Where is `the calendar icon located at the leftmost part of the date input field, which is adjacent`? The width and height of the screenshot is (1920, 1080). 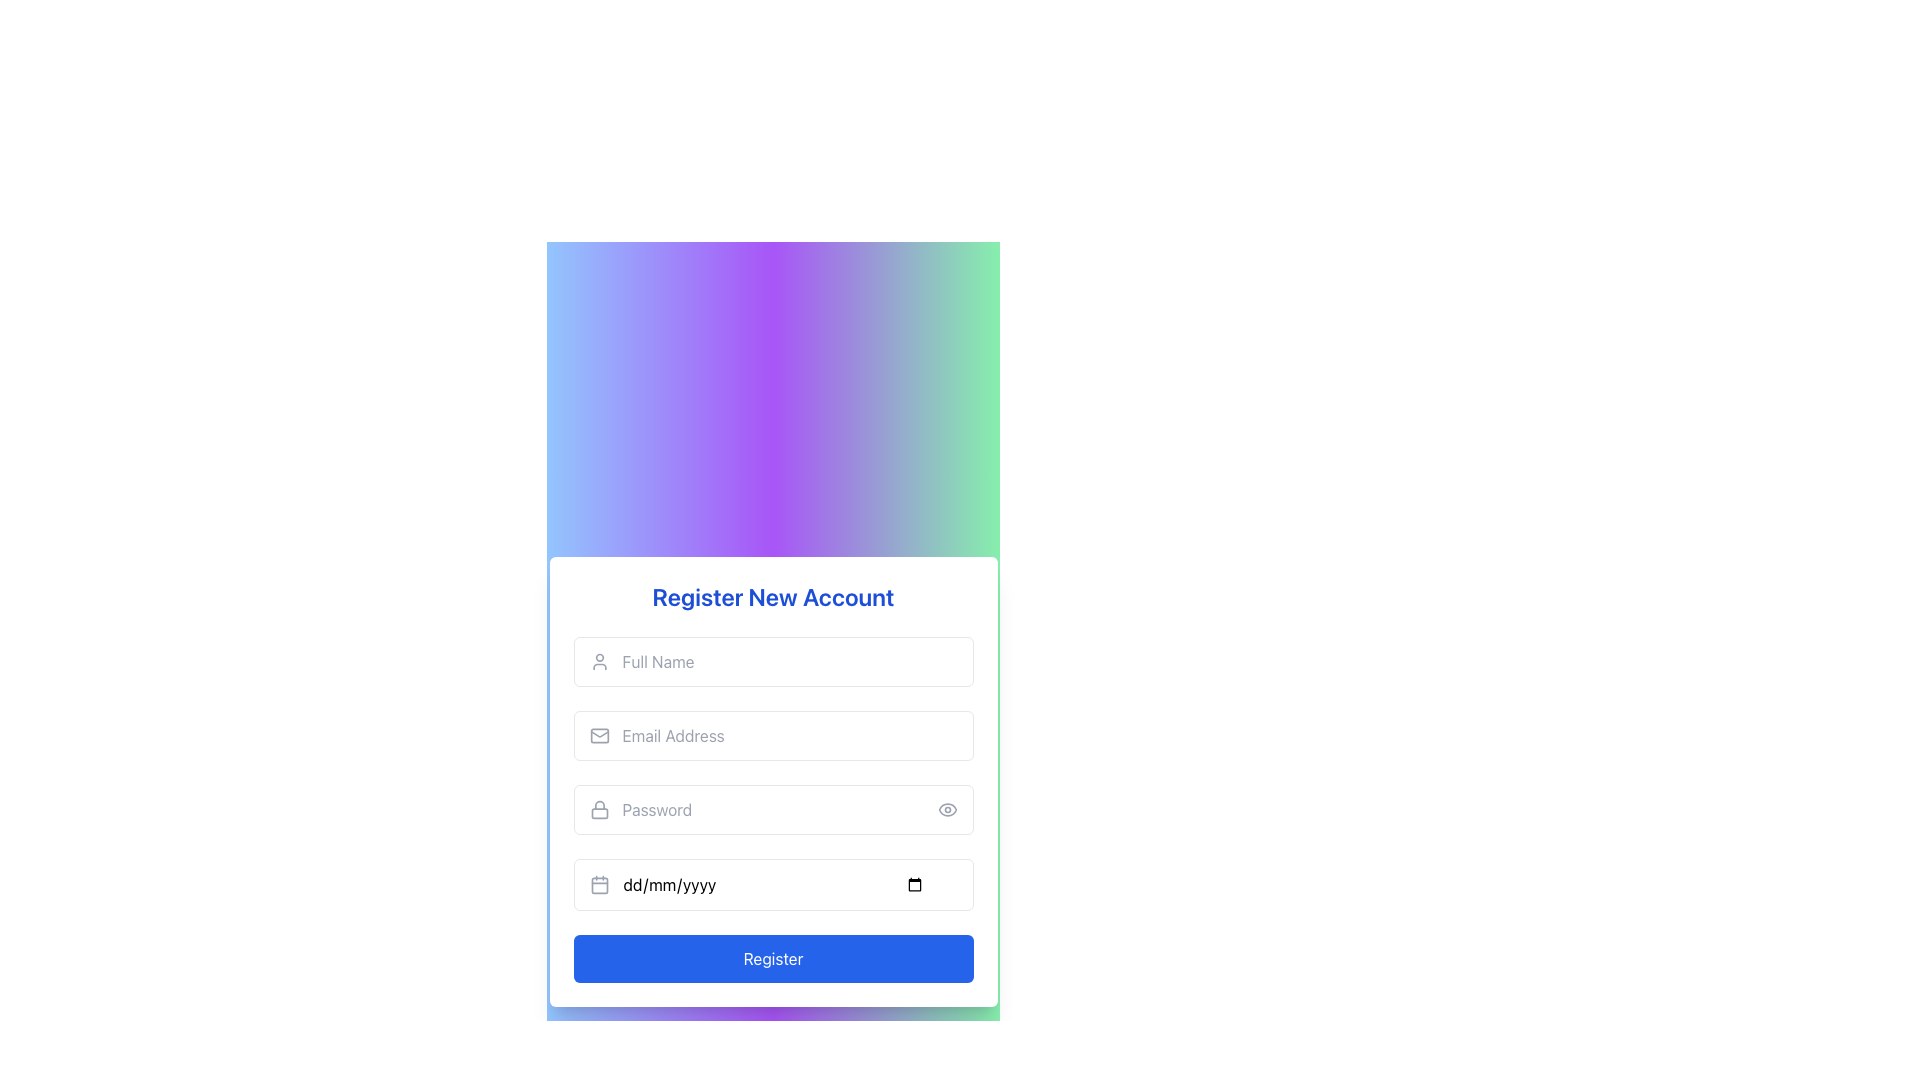 the calendar icon located at the leftmost part of the date input field, which is adjacent is located at coordinates (598, 883).